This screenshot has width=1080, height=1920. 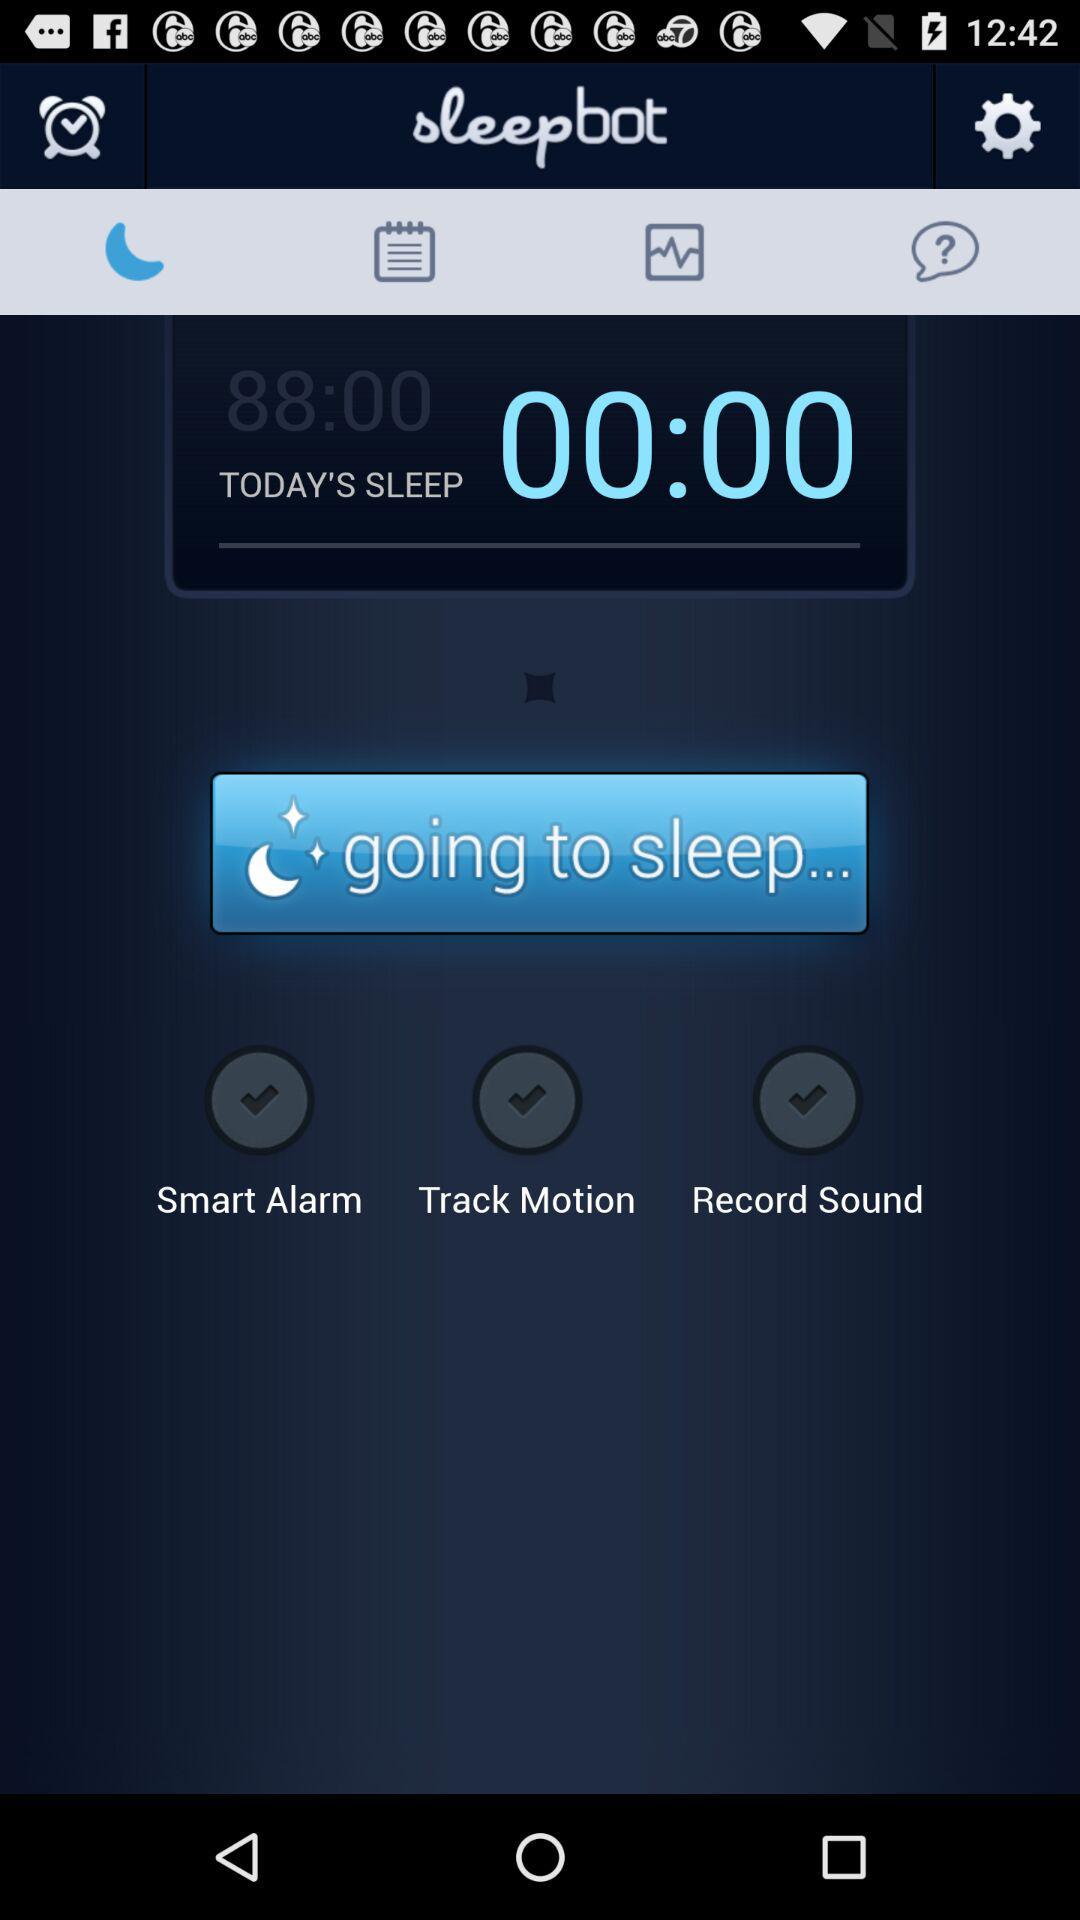 What do you see at coordinates (526, 1124) in the screenshot?
I see `the app to the left of the record sound` at bounding box center [526, 1124].